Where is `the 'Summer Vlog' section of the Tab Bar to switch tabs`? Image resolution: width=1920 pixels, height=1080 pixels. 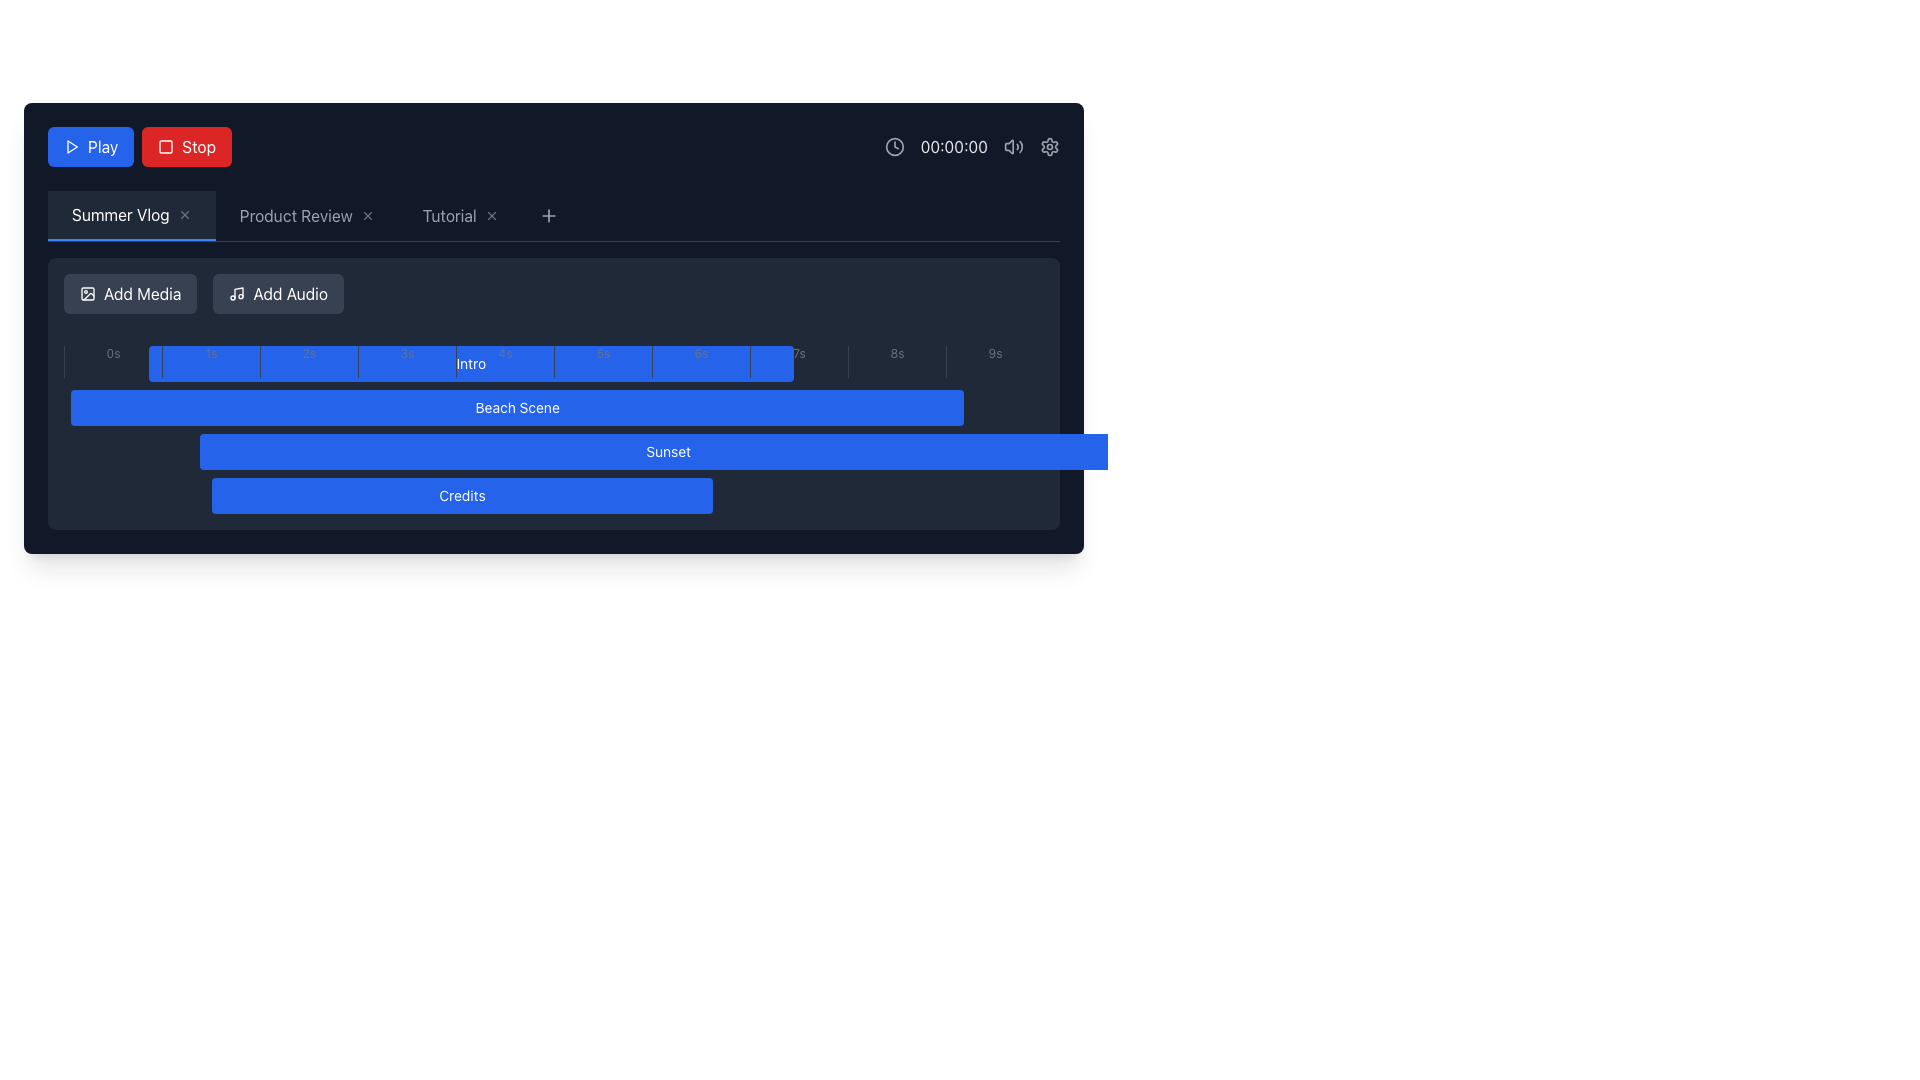
the 'Summer Vlog' section of the Tab Bar to switch tabs is located at coordinates (553, 216).